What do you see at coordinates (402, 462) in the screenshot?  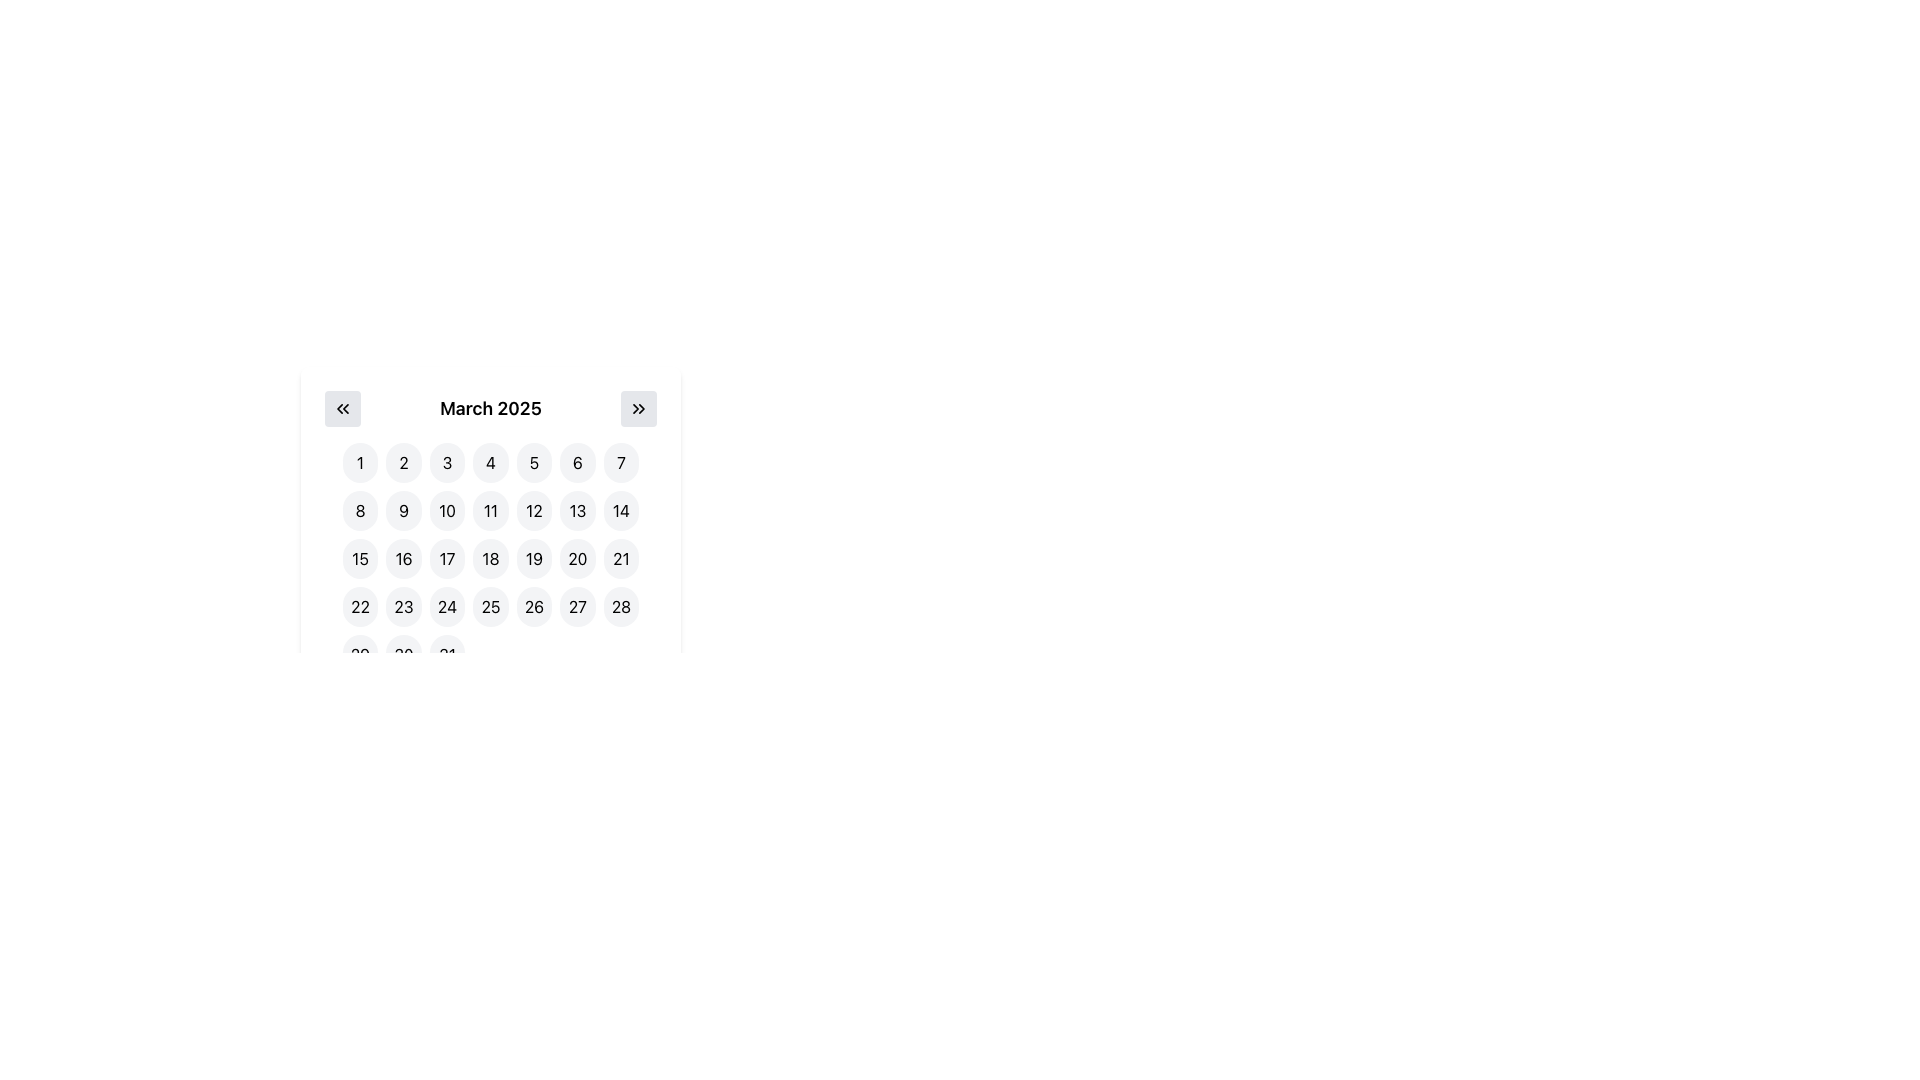 I see `the second button in the calendar interface` at bounding box center [402, 462].